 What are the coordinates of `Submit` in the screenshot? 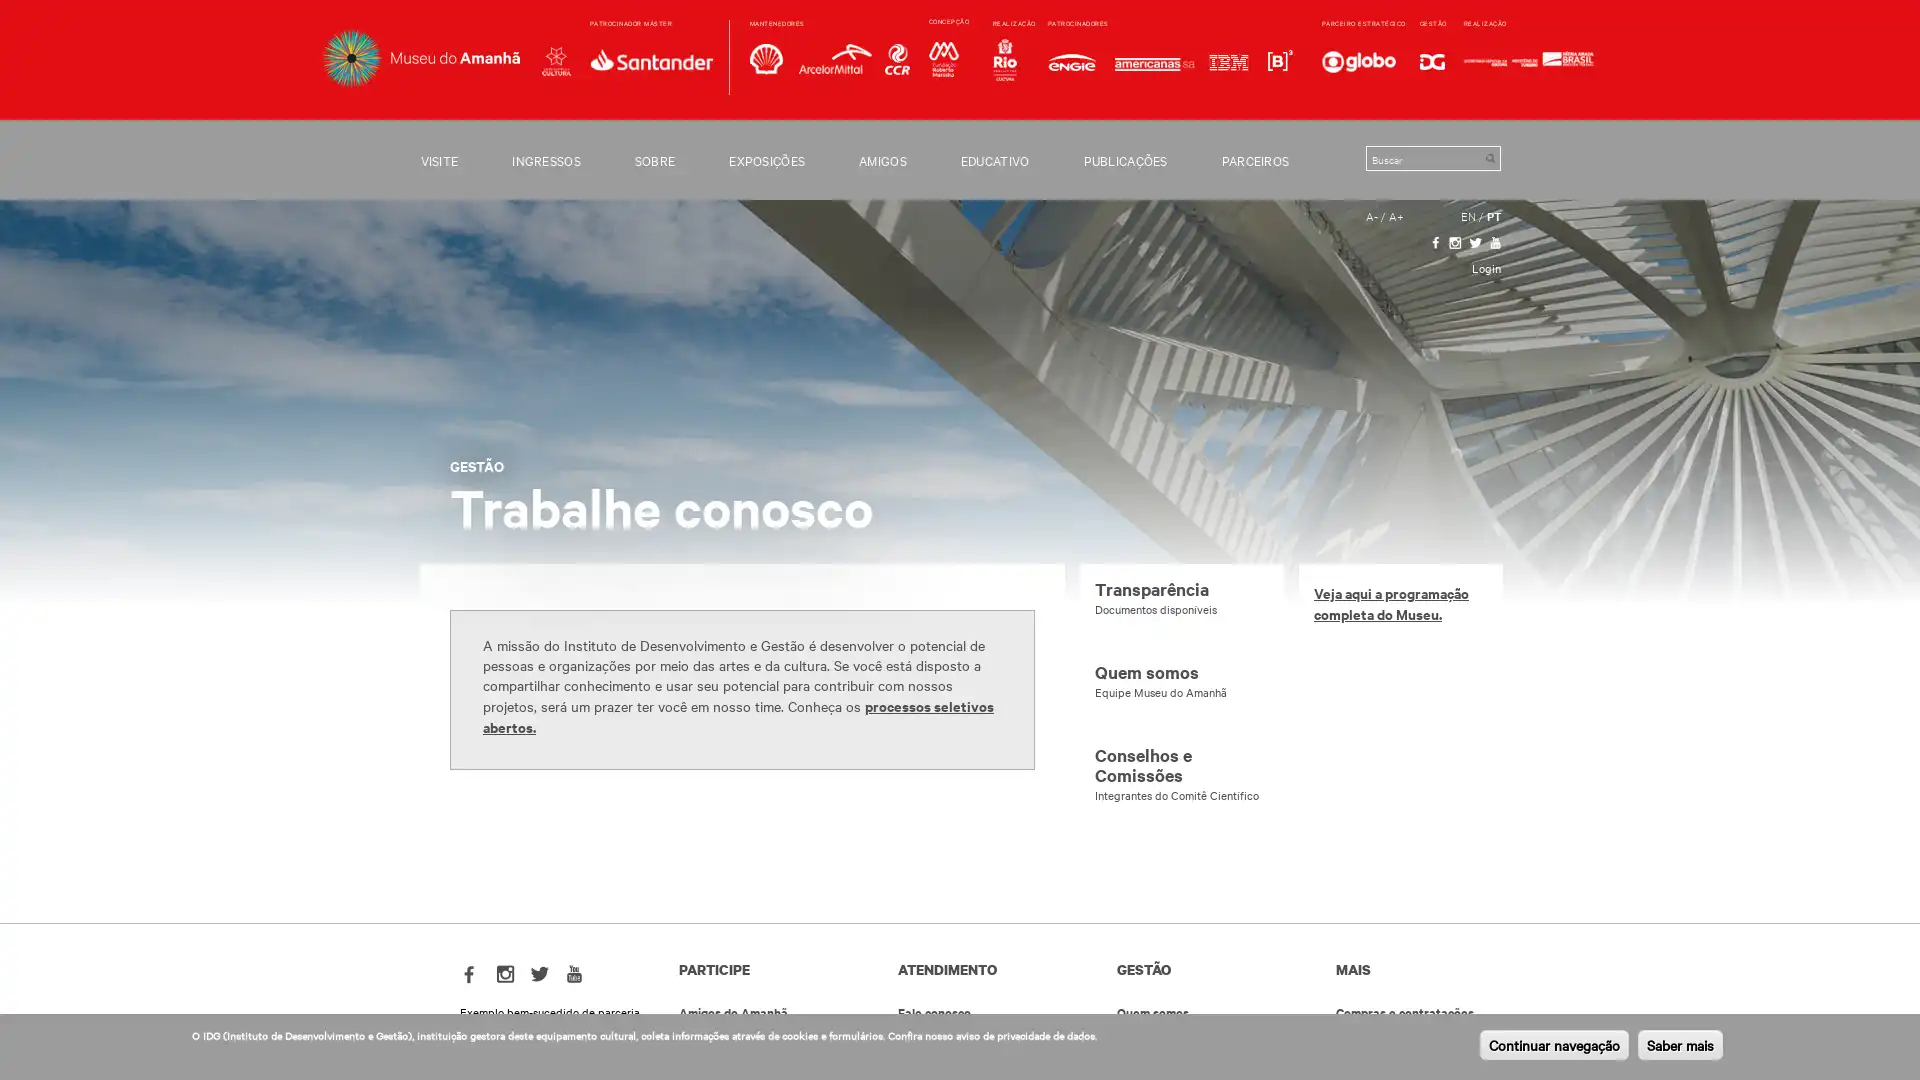 It's located at (1489, 157).